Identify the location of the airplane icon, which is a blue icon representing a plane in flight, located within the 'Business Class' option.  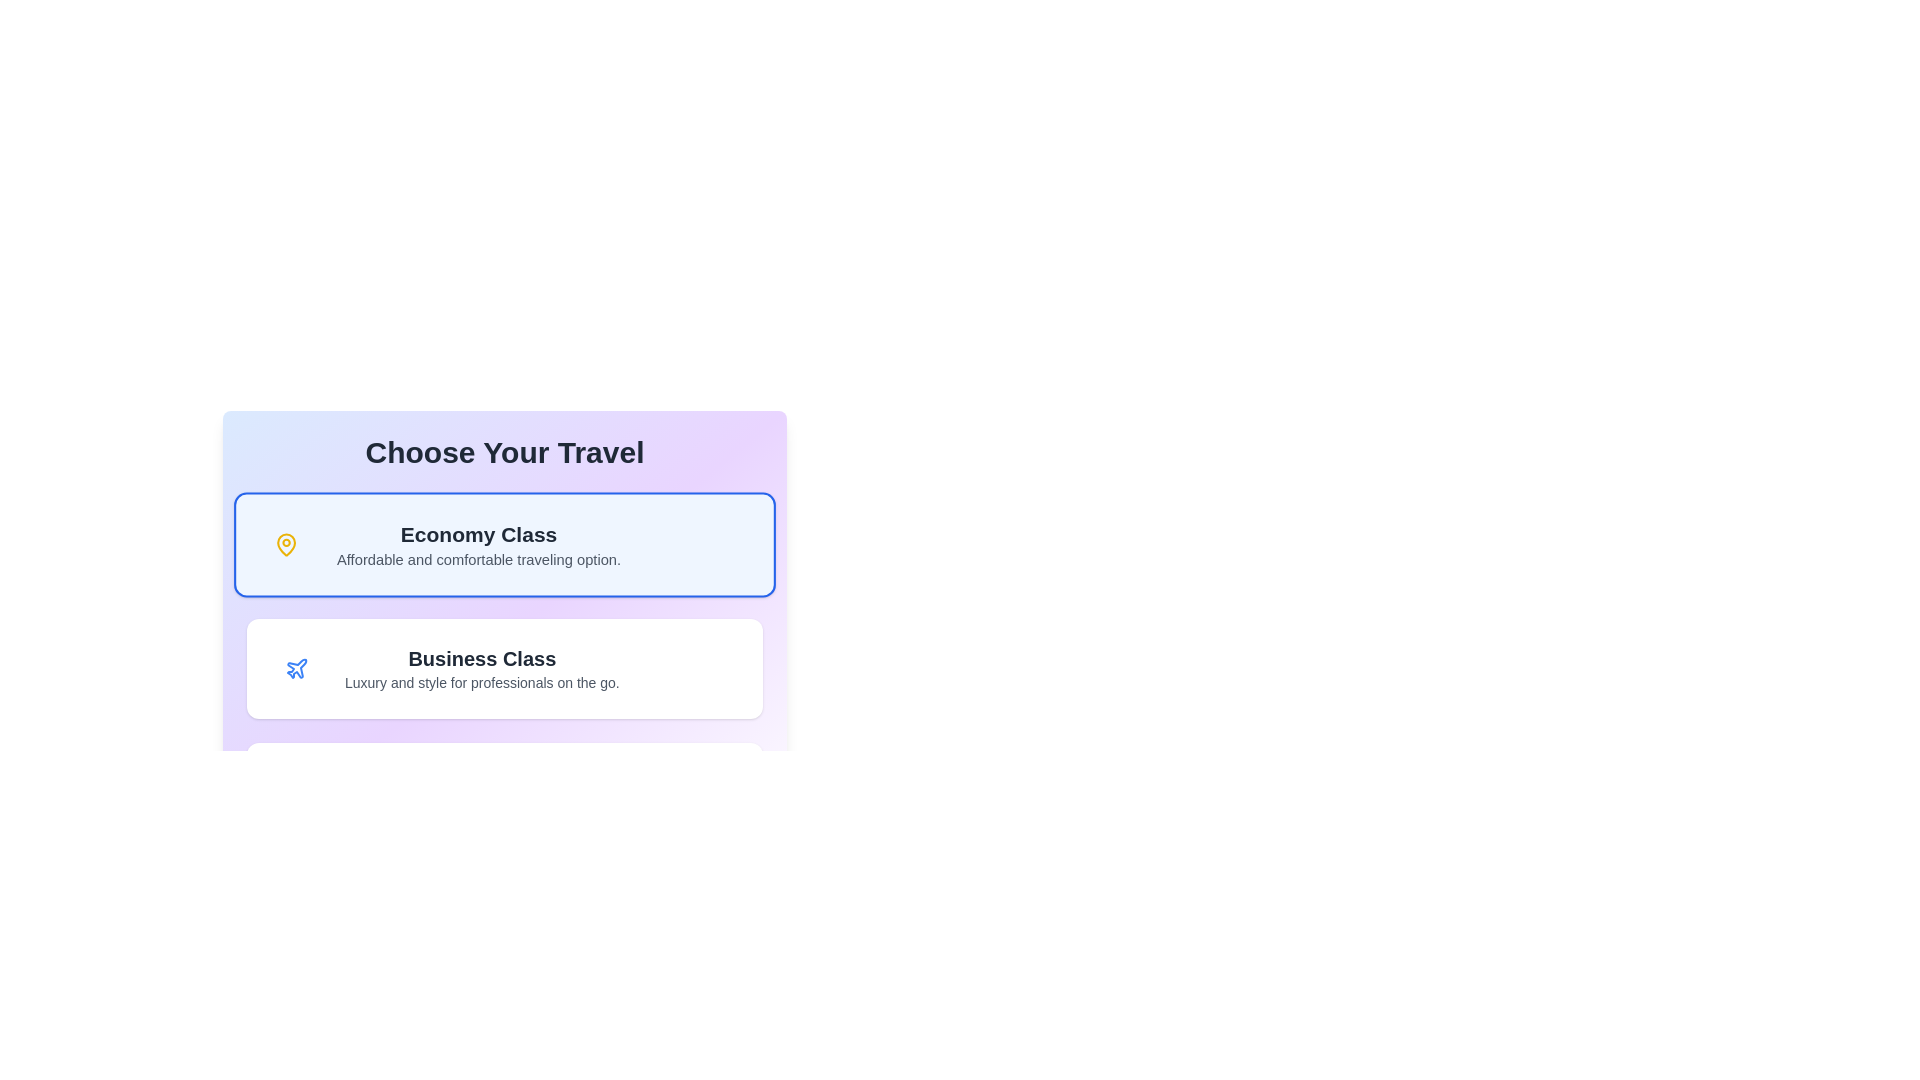
(296, 668).